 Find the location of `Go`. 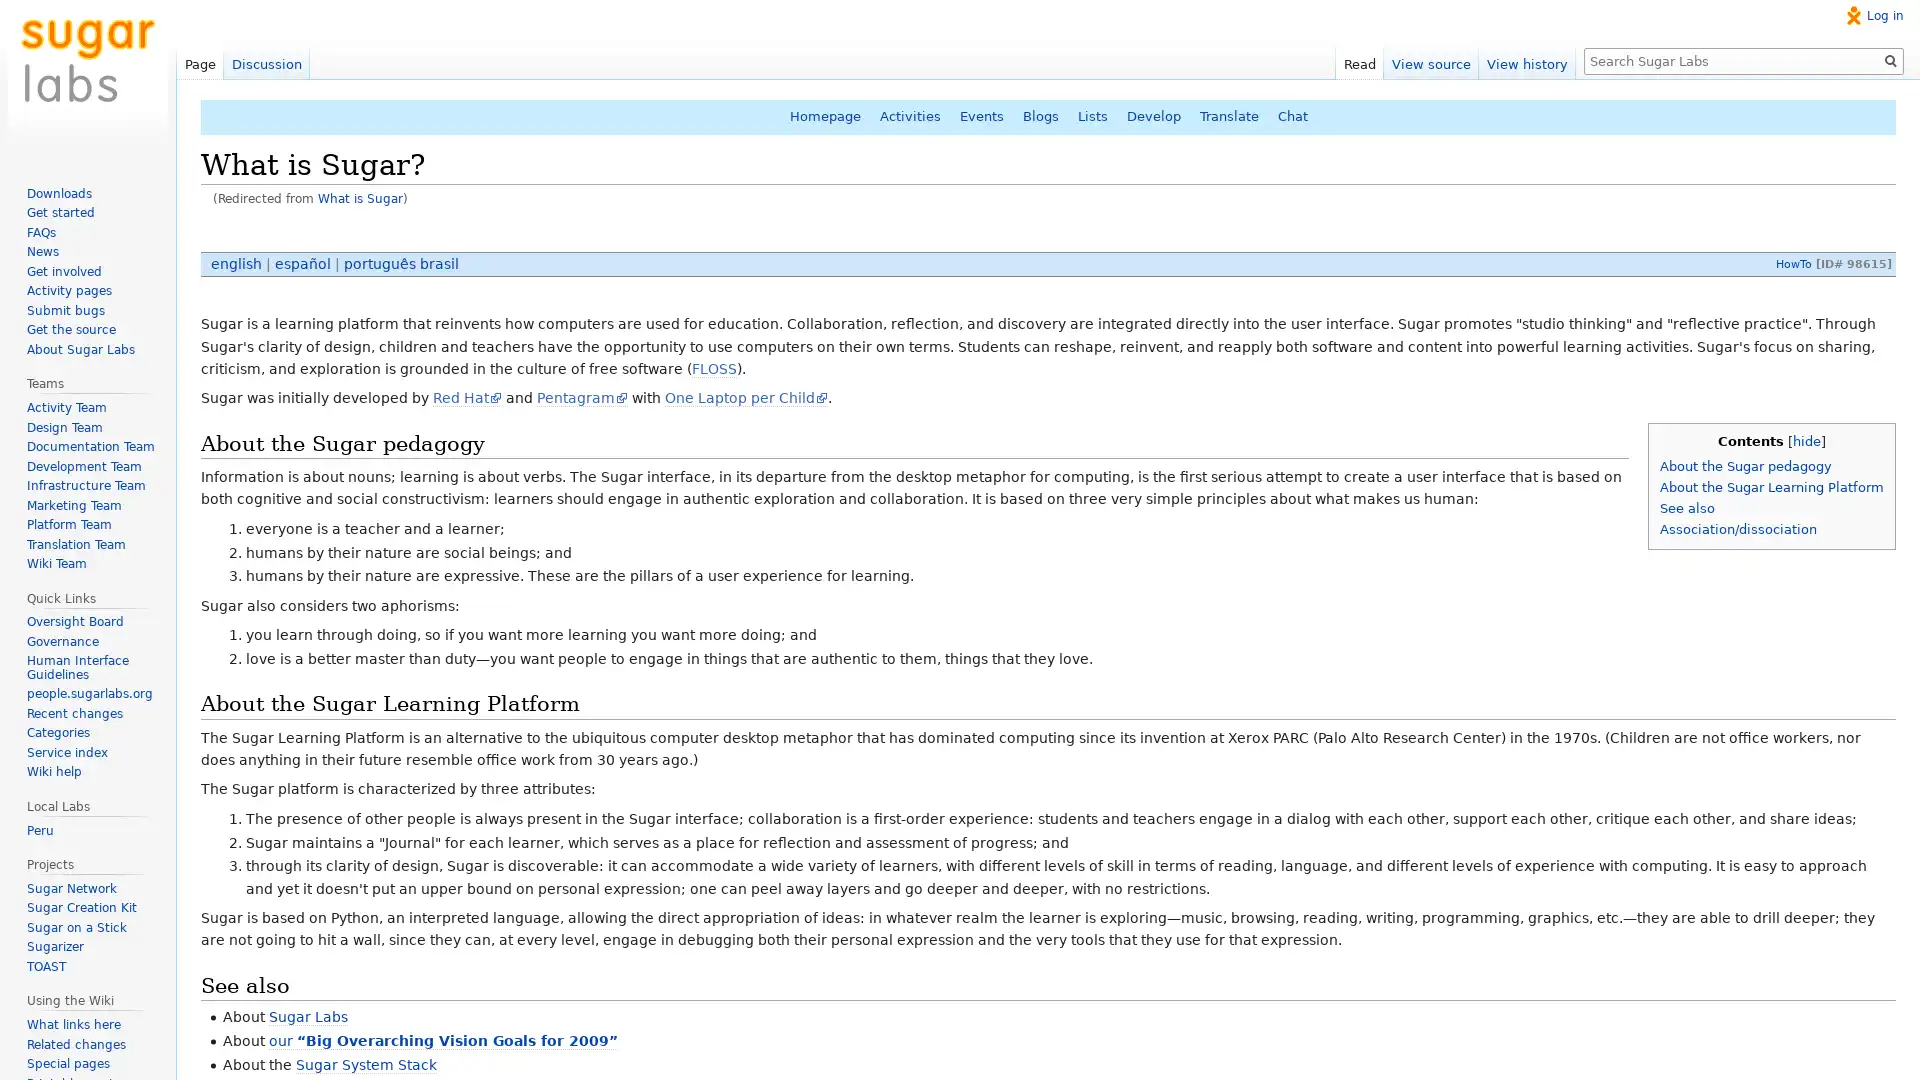

Go is located at coordinates (1890, 60).